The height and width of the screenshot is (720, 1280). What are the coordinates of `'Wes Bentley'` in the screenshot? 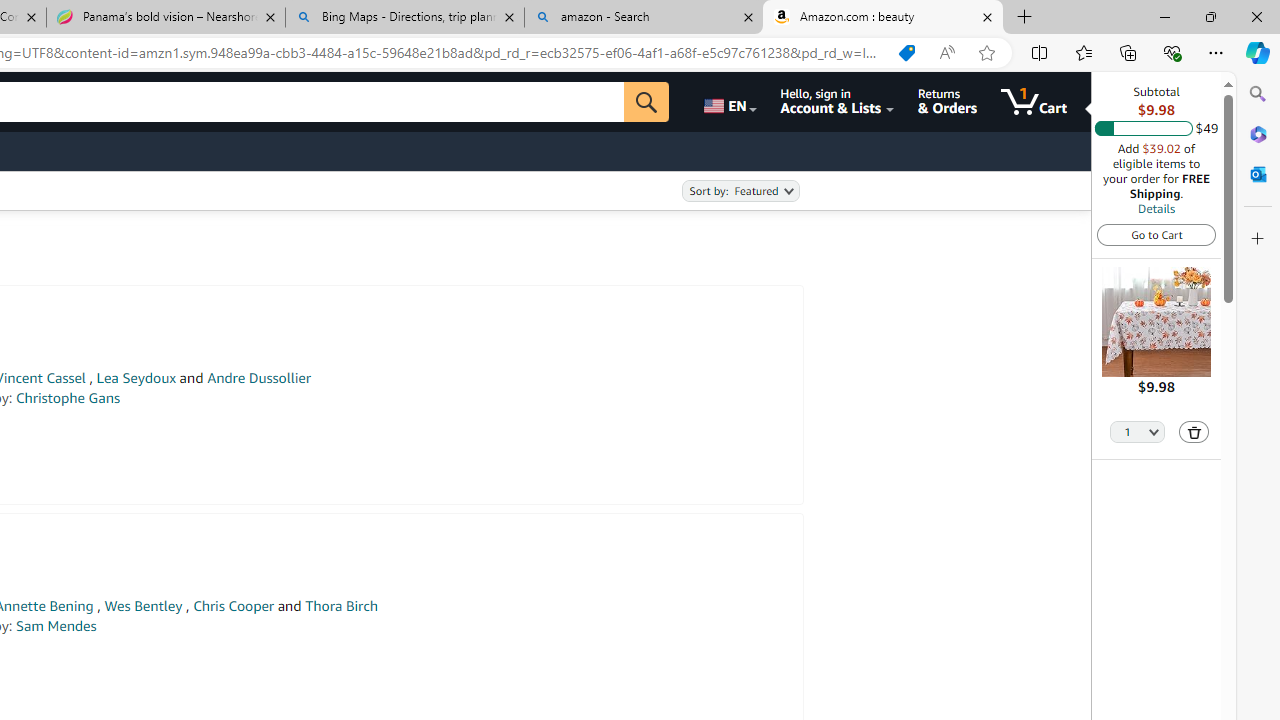 It's located at (142, 605).